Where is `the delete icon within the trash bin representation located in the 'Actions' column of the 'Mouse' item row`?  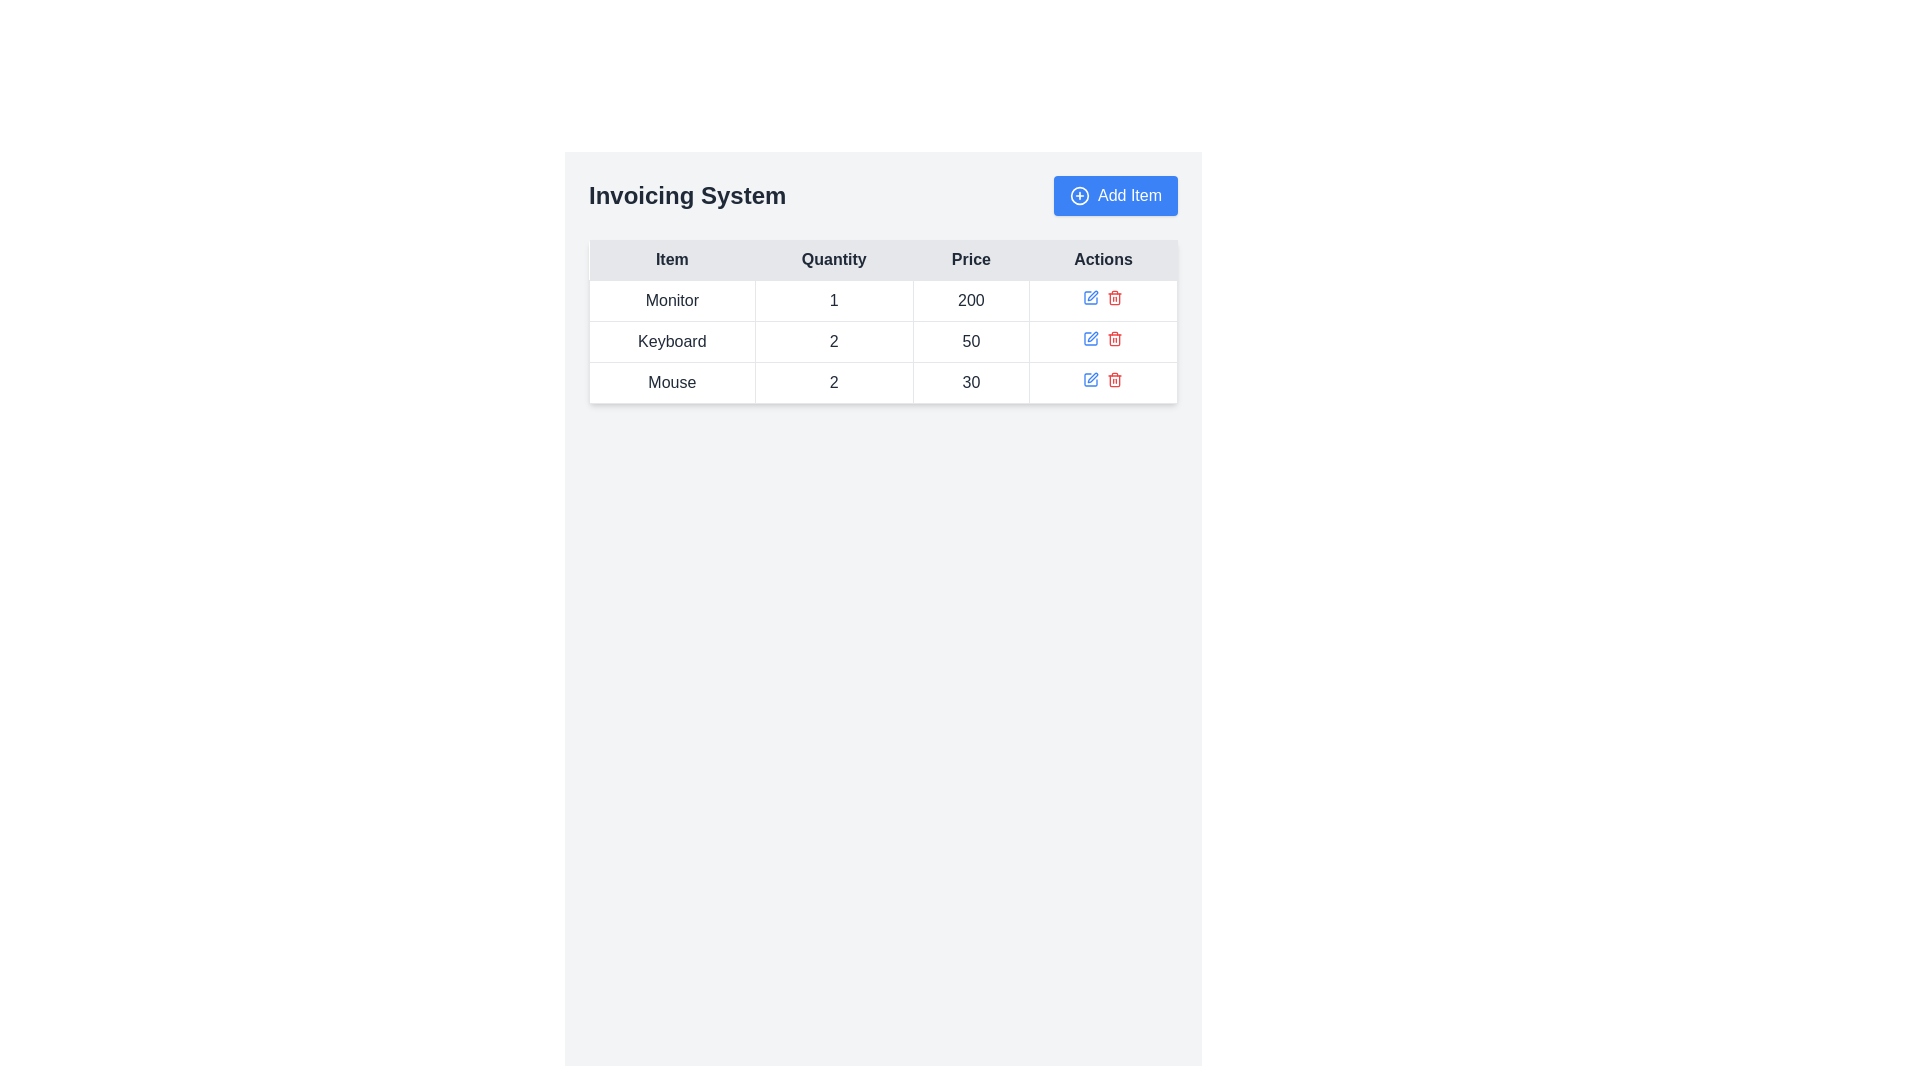
the delete icon within the trash bin representation located in the 'Actions' column of the 'Mouse' item row is located at coordinates (1114, 381).